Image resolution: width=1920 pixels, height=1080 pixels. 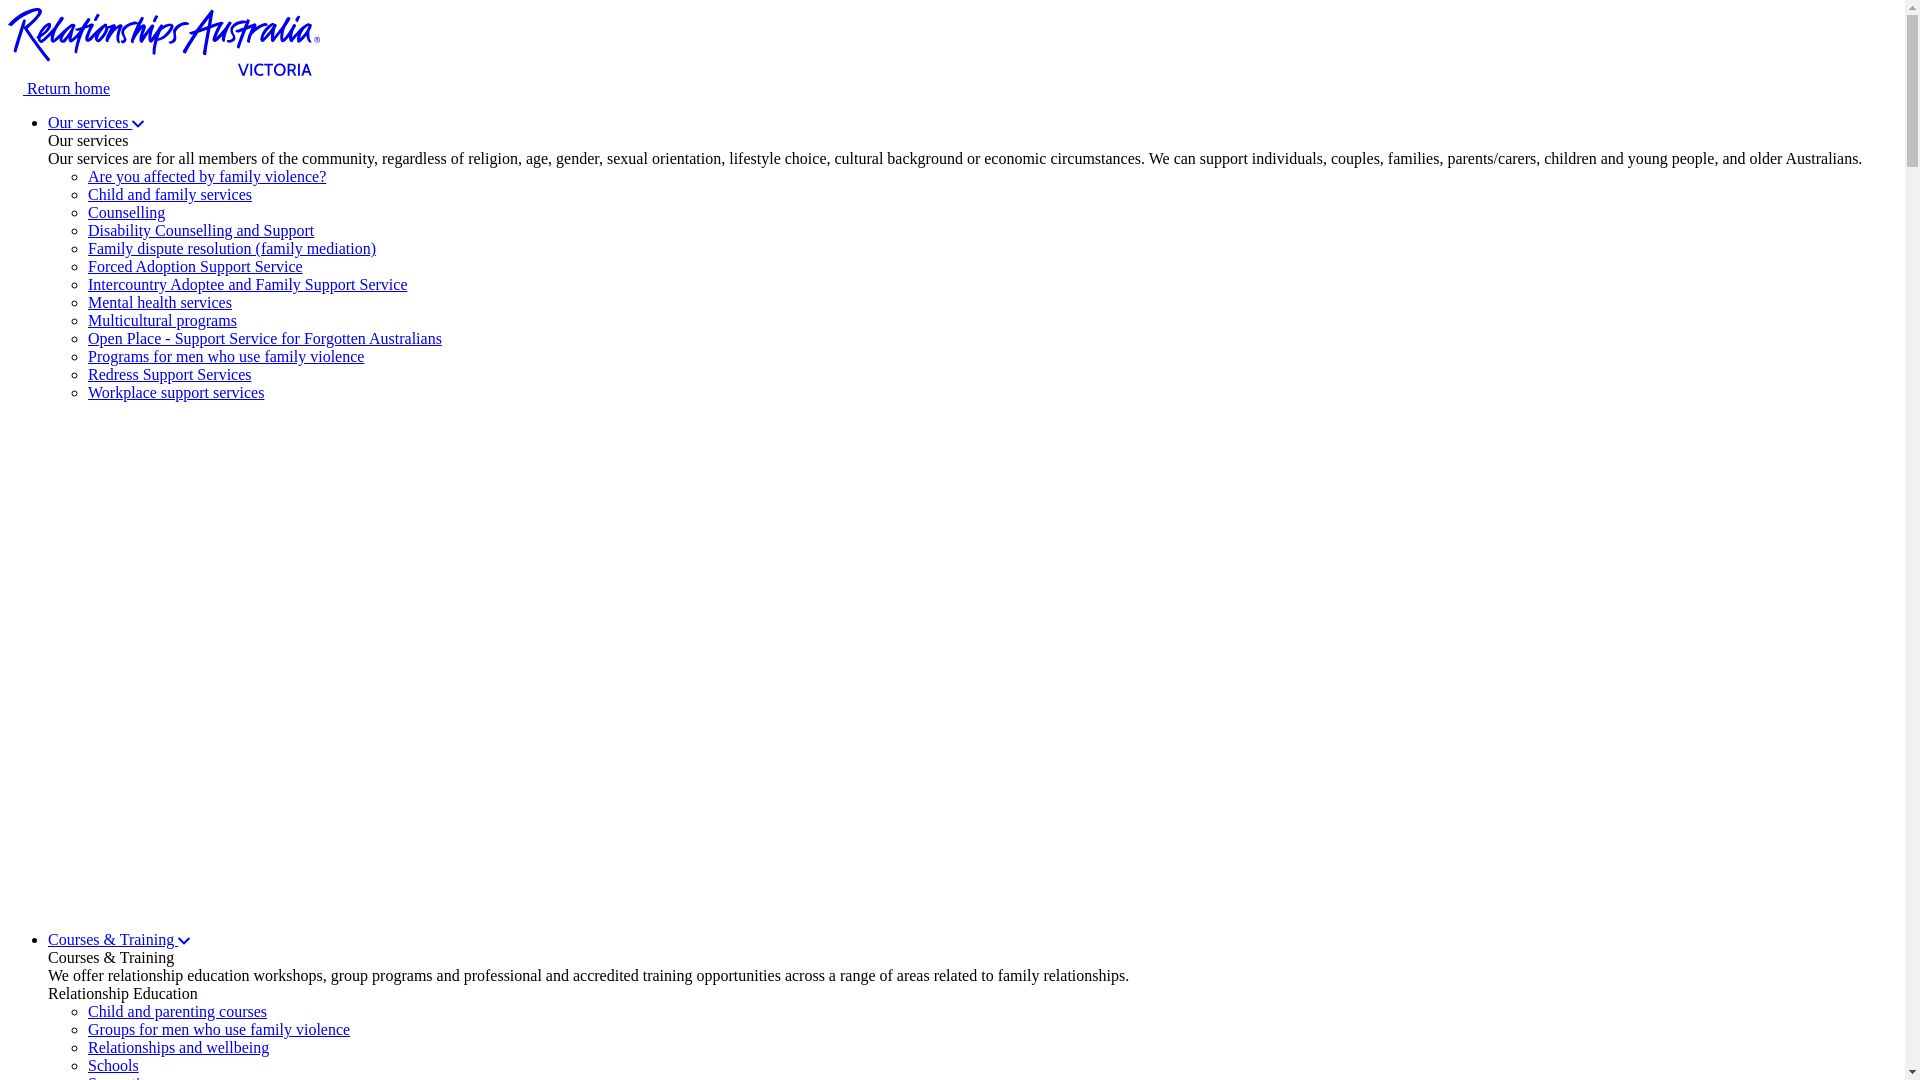 I want to click on 'Groups for men who use family violence', so click(x=219, y=1029).